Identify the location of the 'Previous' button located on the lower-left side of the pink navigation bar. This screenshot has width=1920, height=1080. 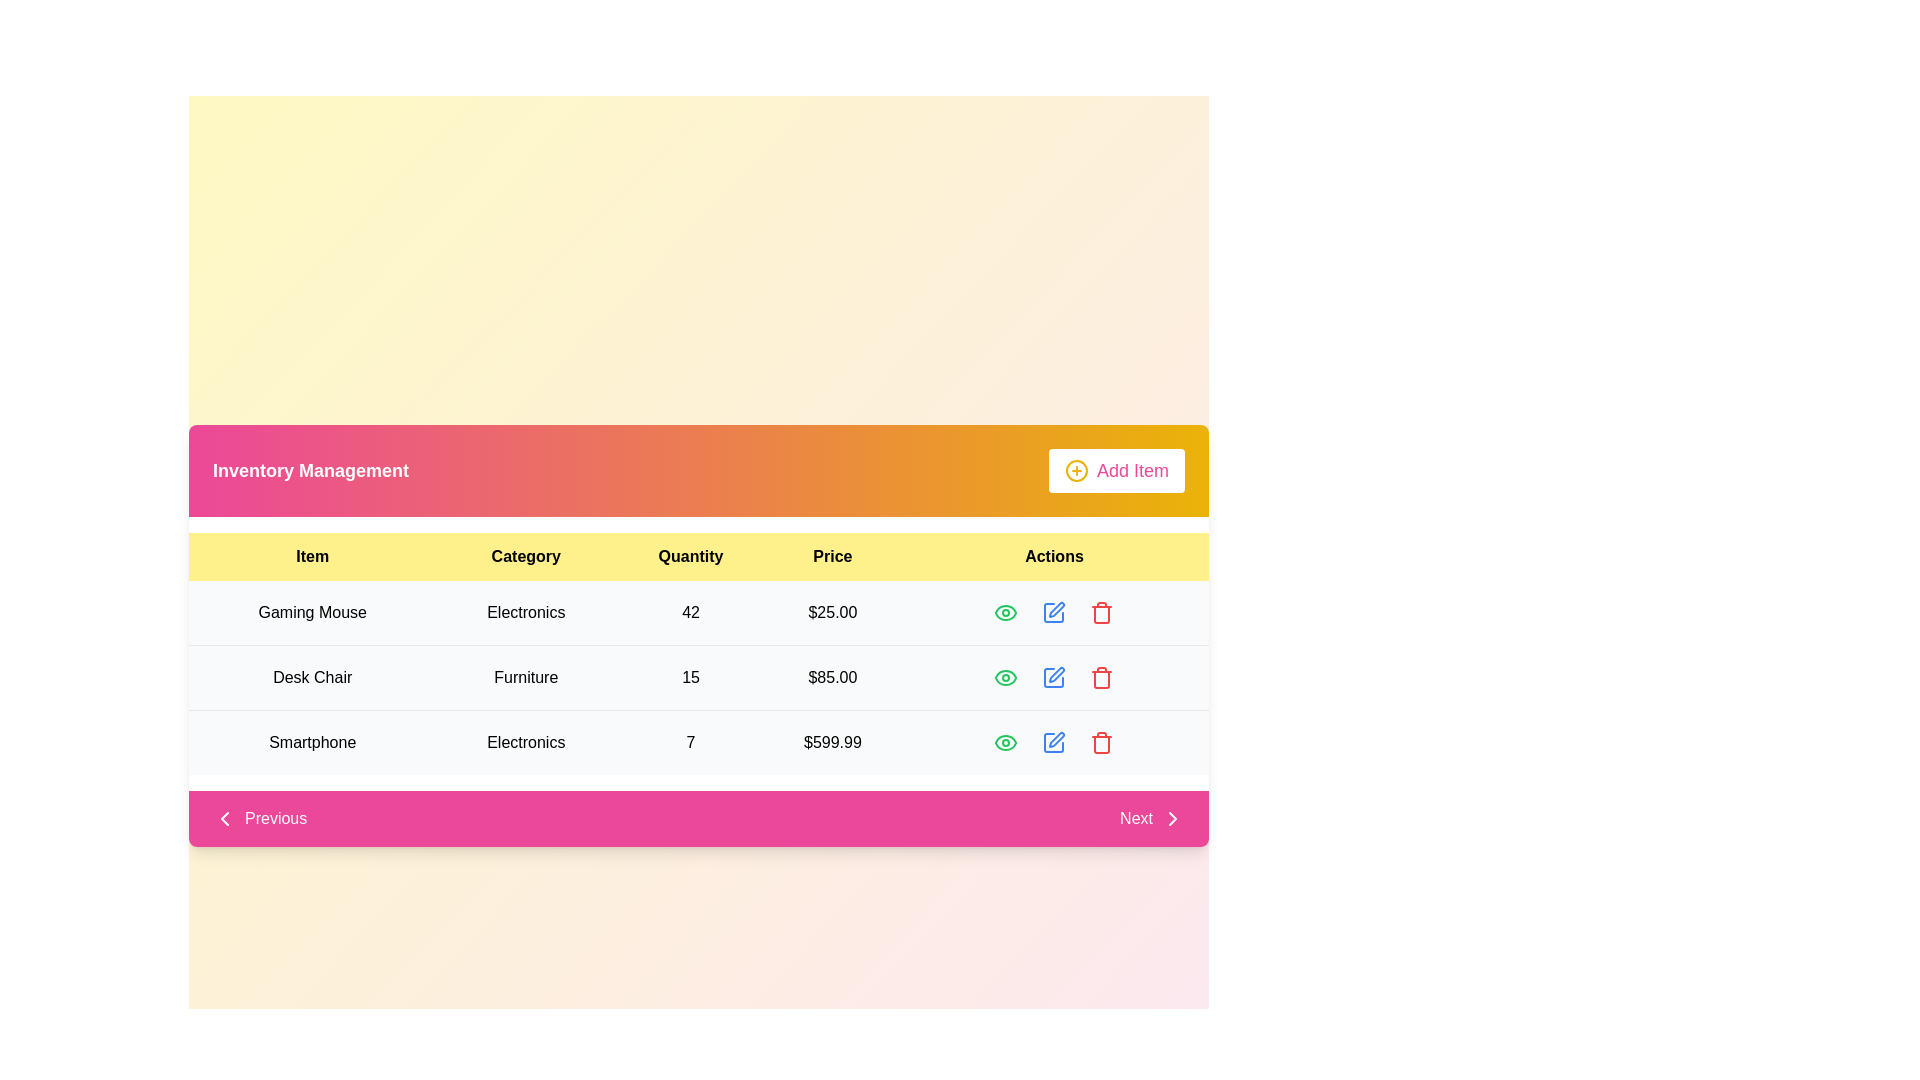
(259, 818).